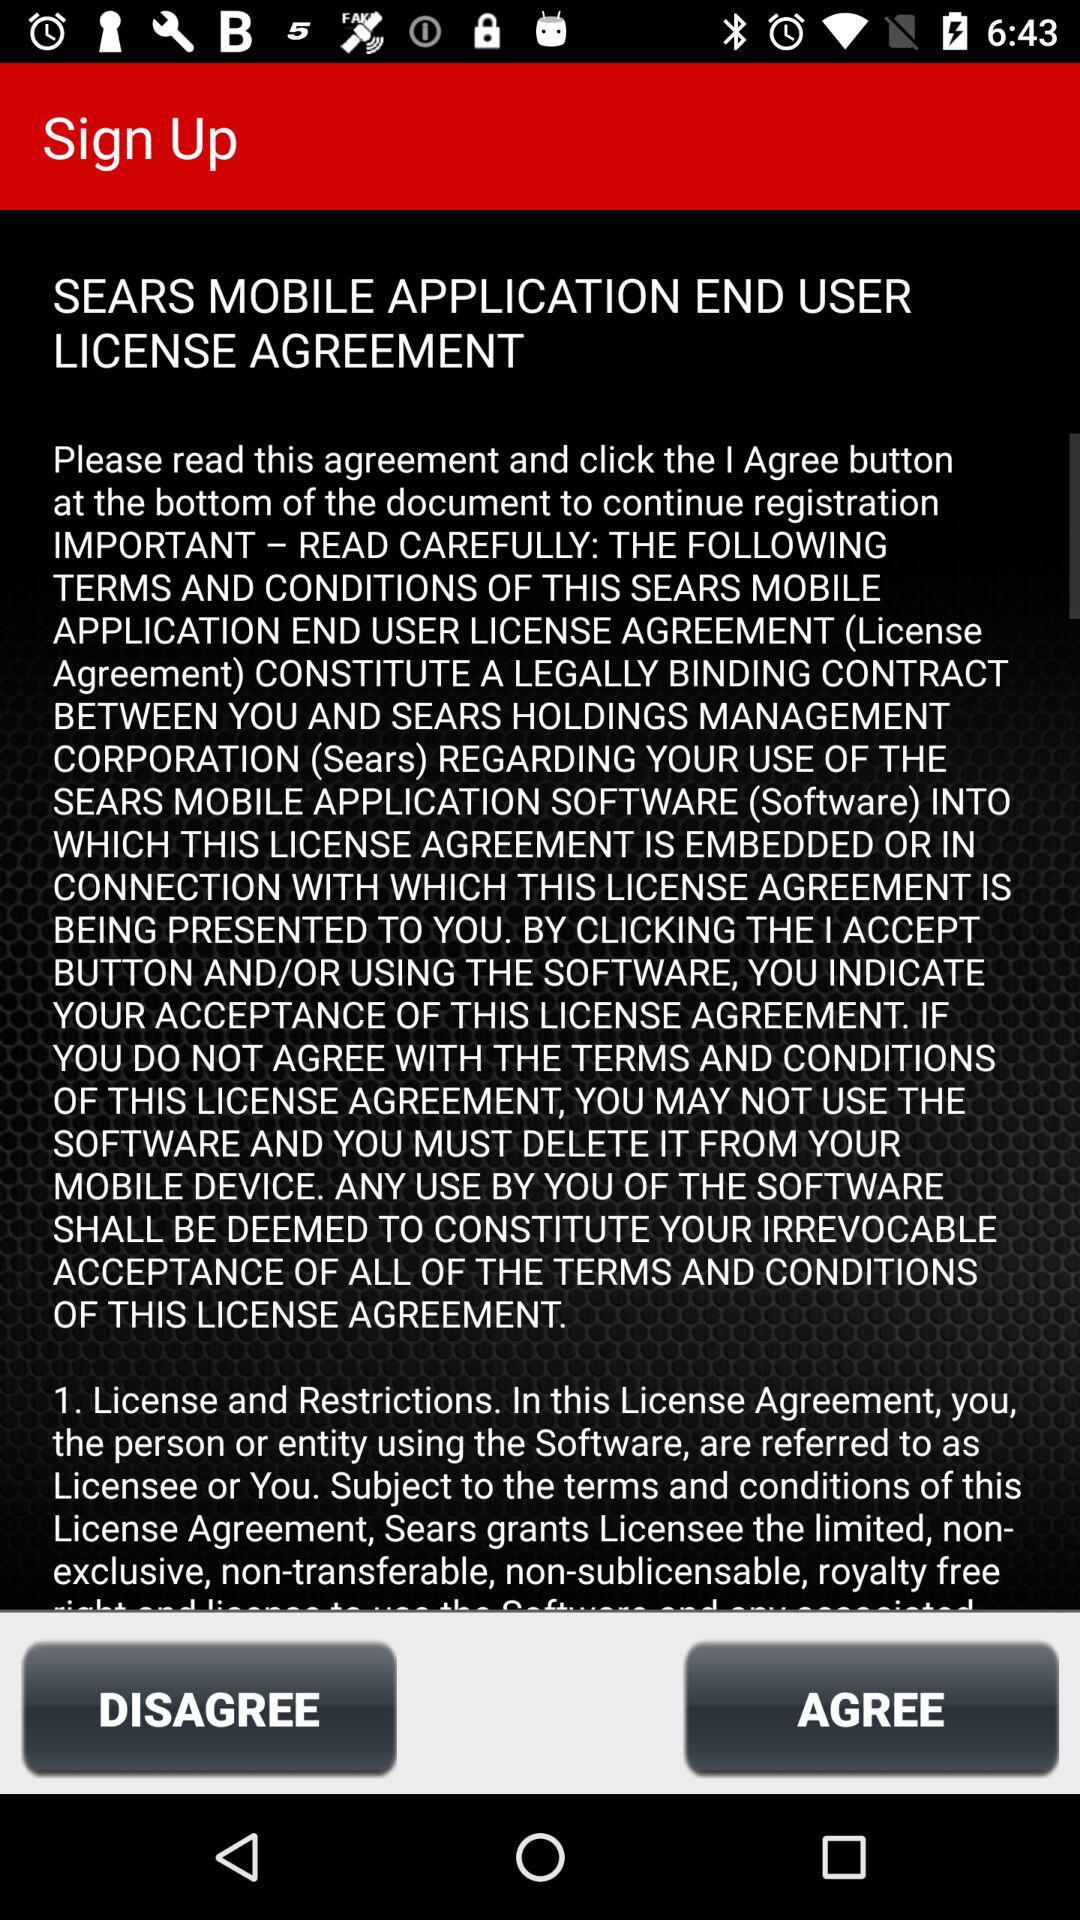 The width and height of the screenshot is (1080, 1920). I want to click on the icon next to the agree, so click(208, 1707).